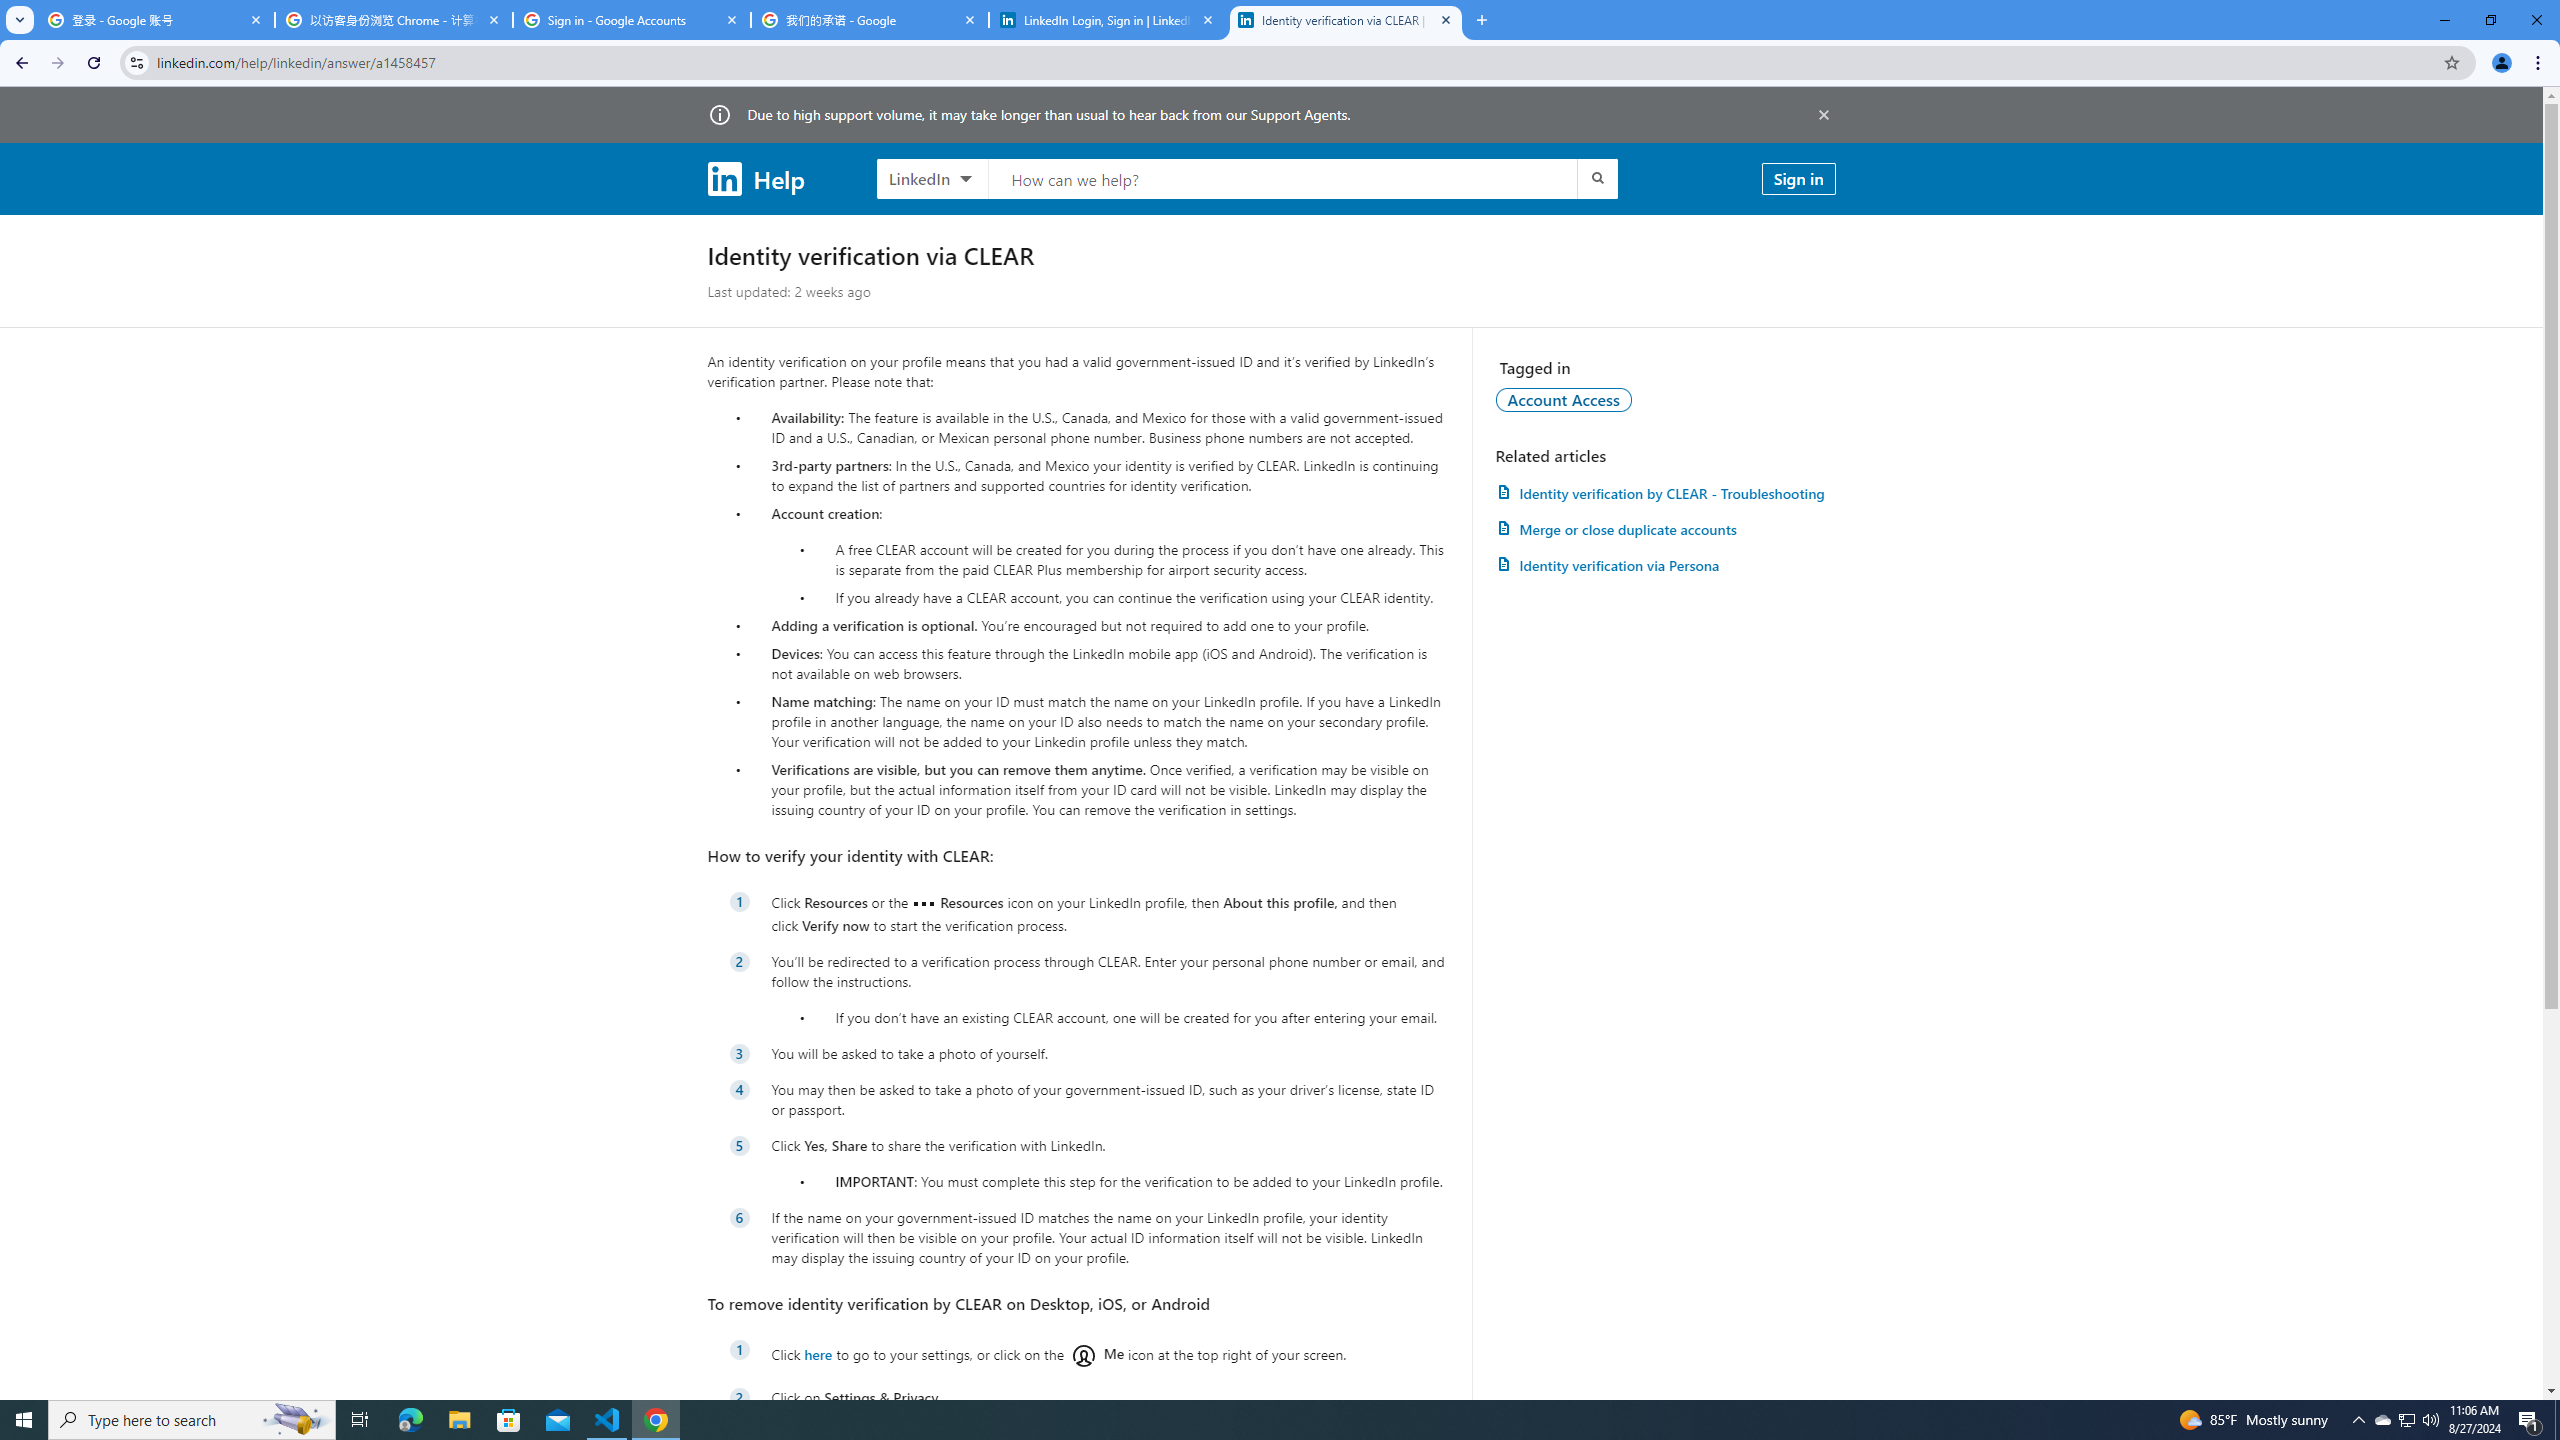  Describe the element at coordinates (631, 19) in the screenshot. I see `'Sign in - Google Accounts'` at that location.